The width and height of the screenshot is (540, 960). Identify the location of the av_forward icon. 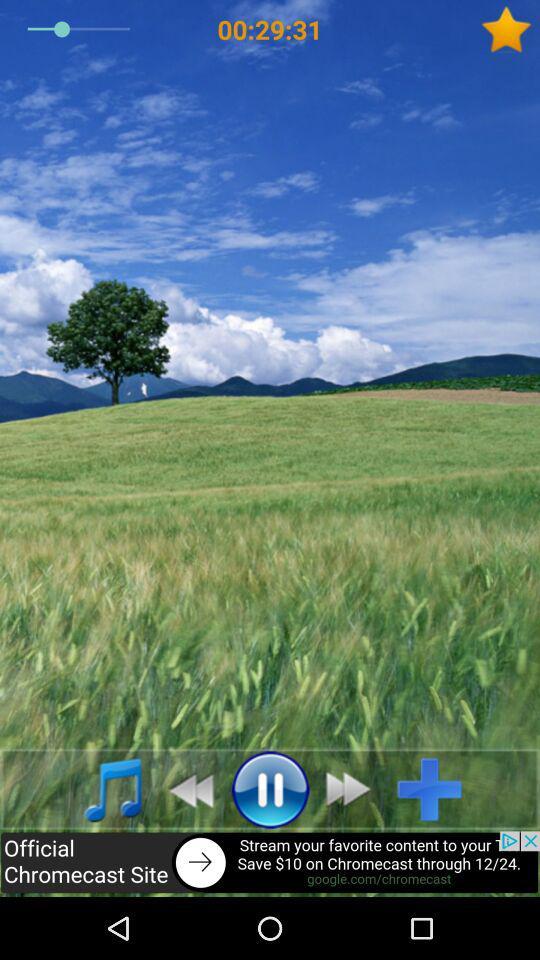
(353, 789).